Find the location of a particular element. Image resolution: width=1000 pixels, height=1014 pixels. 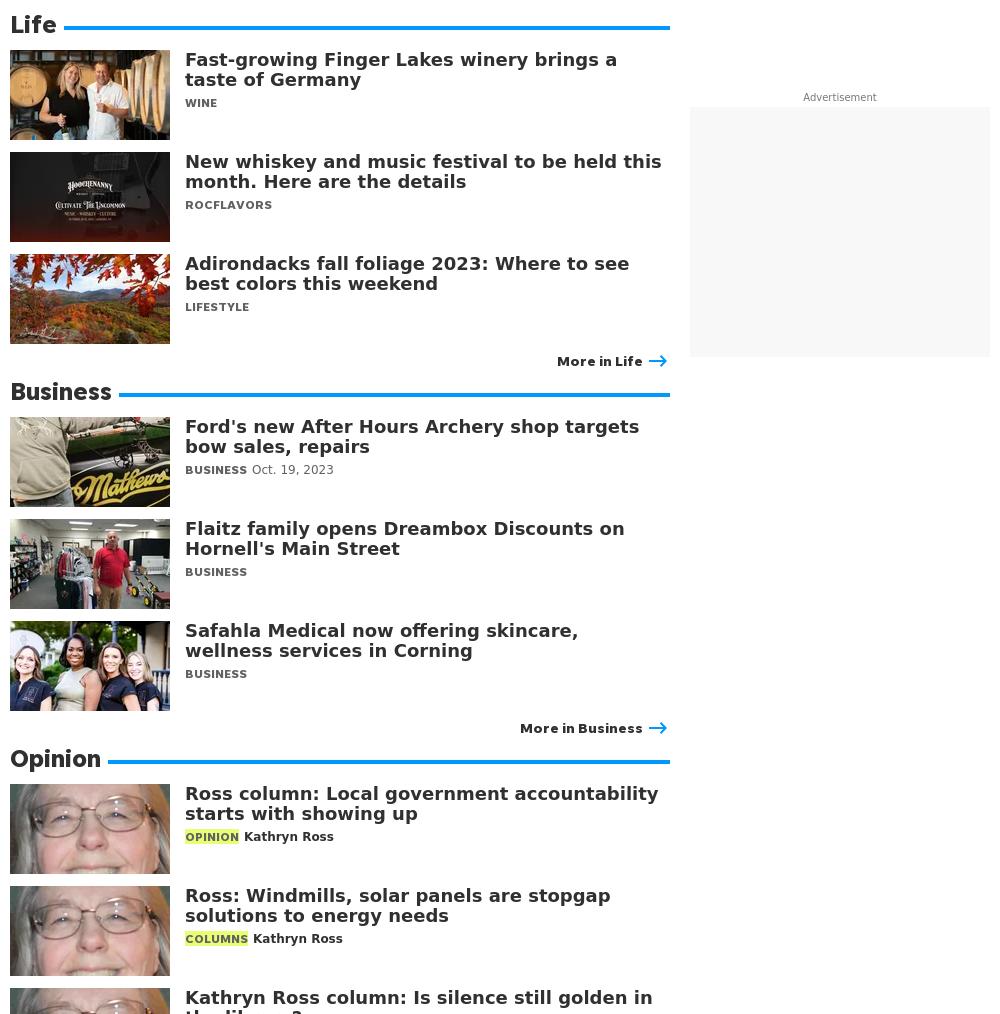

'Safahla Medical now offering skincare, wellness services in Corning' is located at coordinates (381, 640).